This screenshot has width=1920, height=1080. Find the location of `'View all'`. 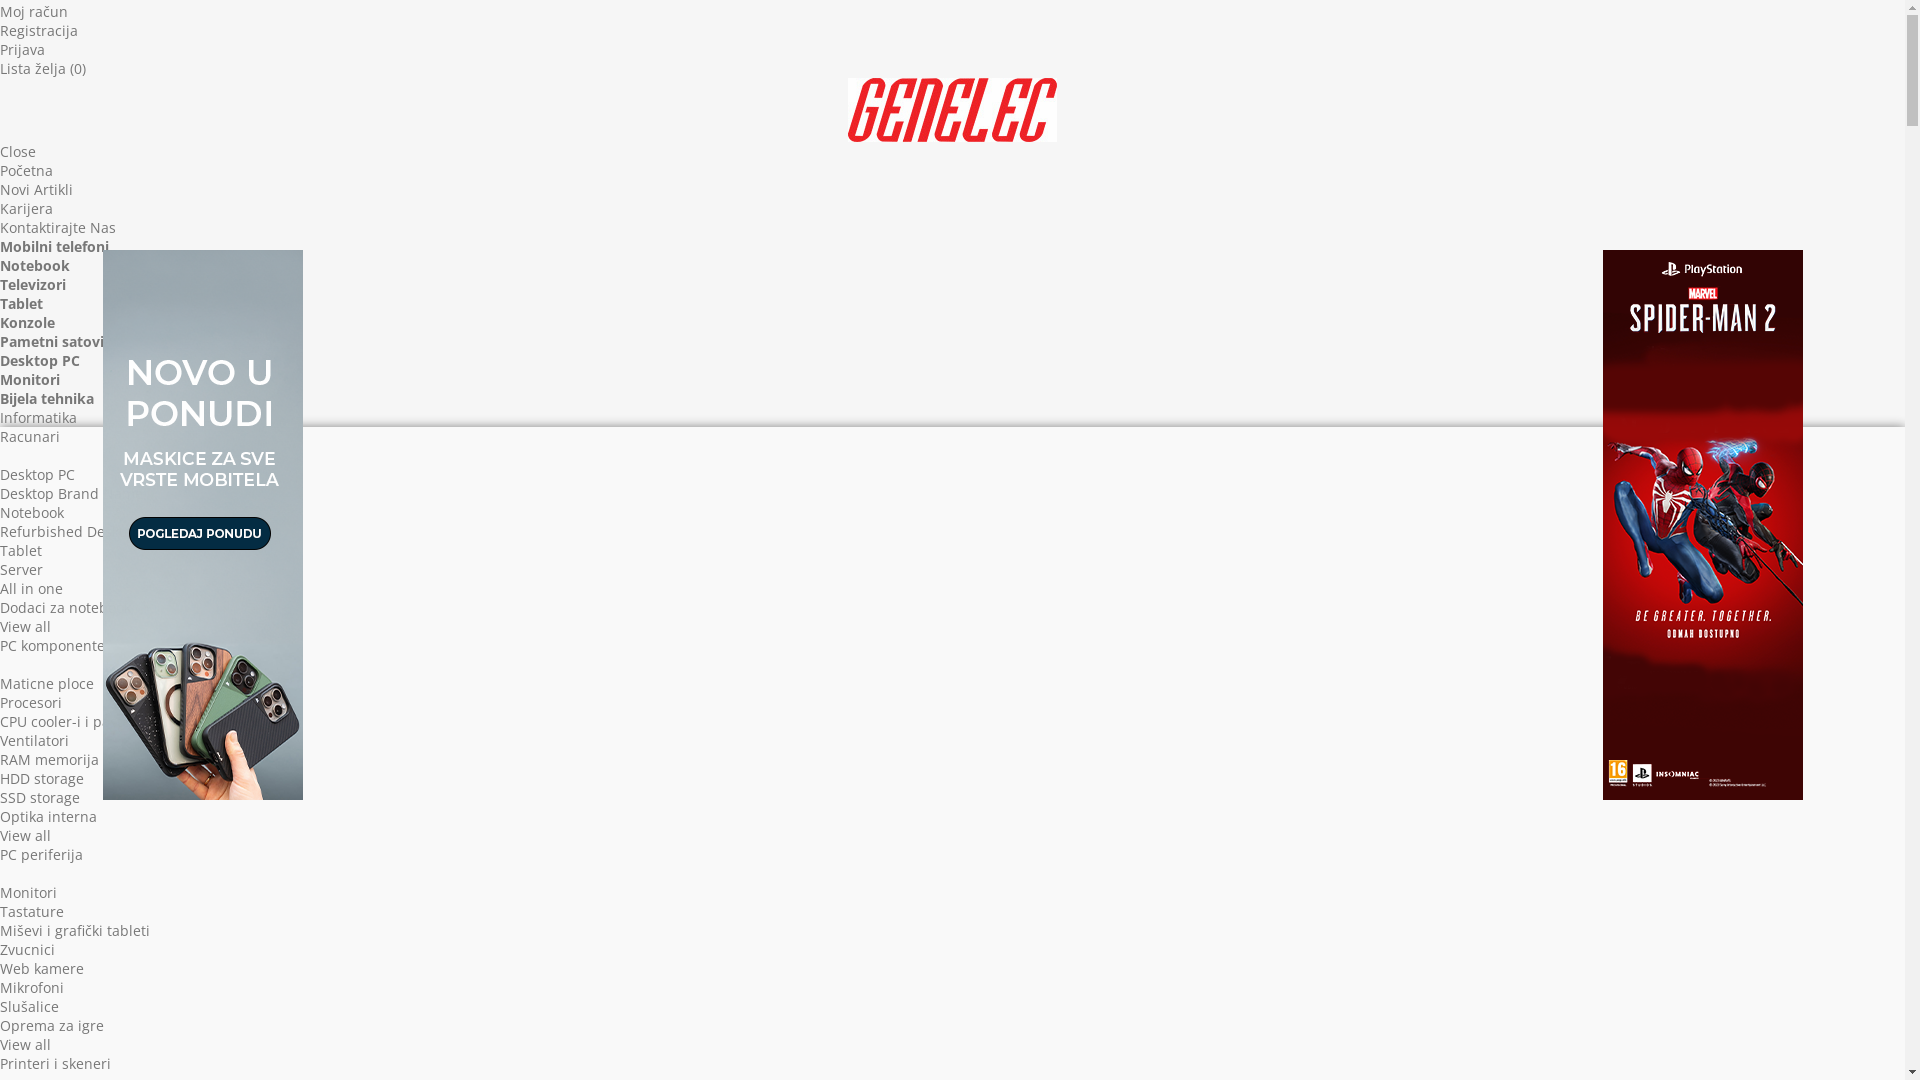

'View all' is located at coordinates (25, 625).